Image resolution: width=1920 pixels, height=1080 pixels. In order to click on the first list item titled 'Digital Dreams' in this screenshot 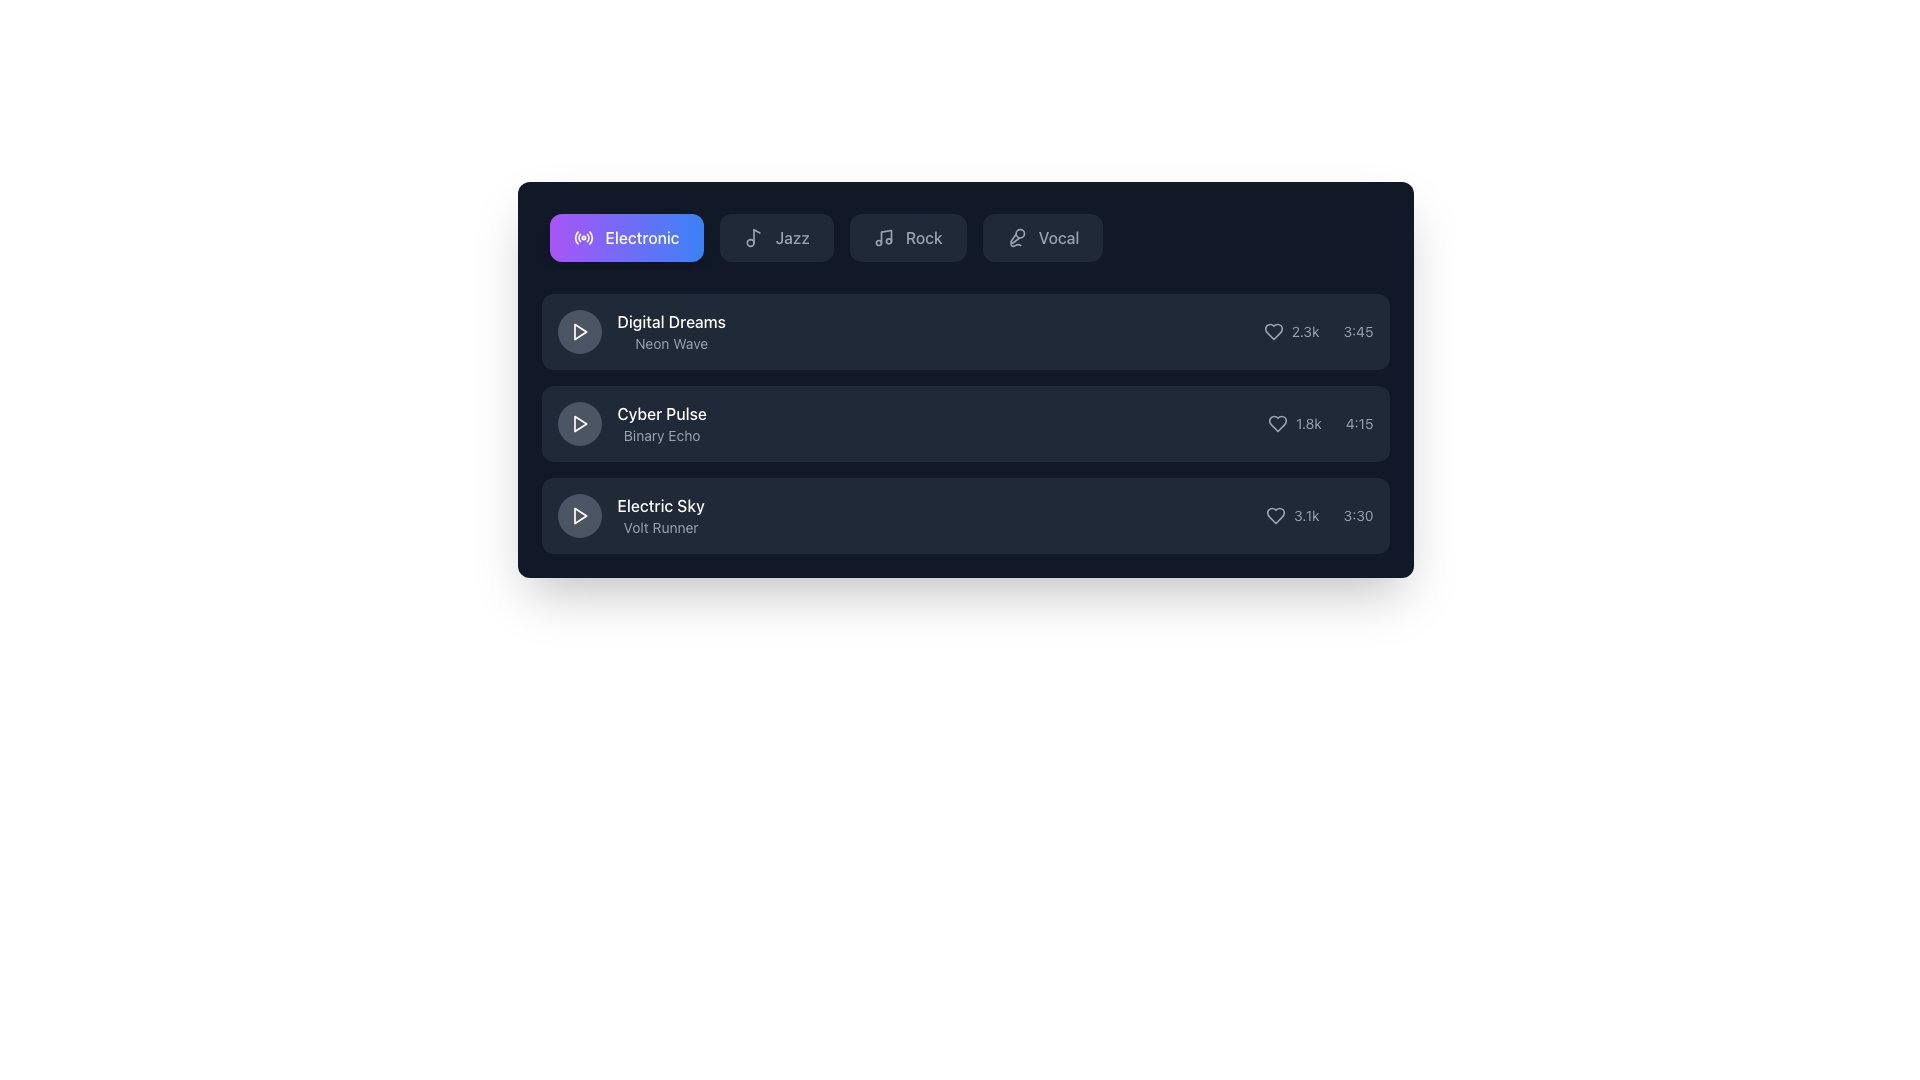, I will do `click(641, 330)`.